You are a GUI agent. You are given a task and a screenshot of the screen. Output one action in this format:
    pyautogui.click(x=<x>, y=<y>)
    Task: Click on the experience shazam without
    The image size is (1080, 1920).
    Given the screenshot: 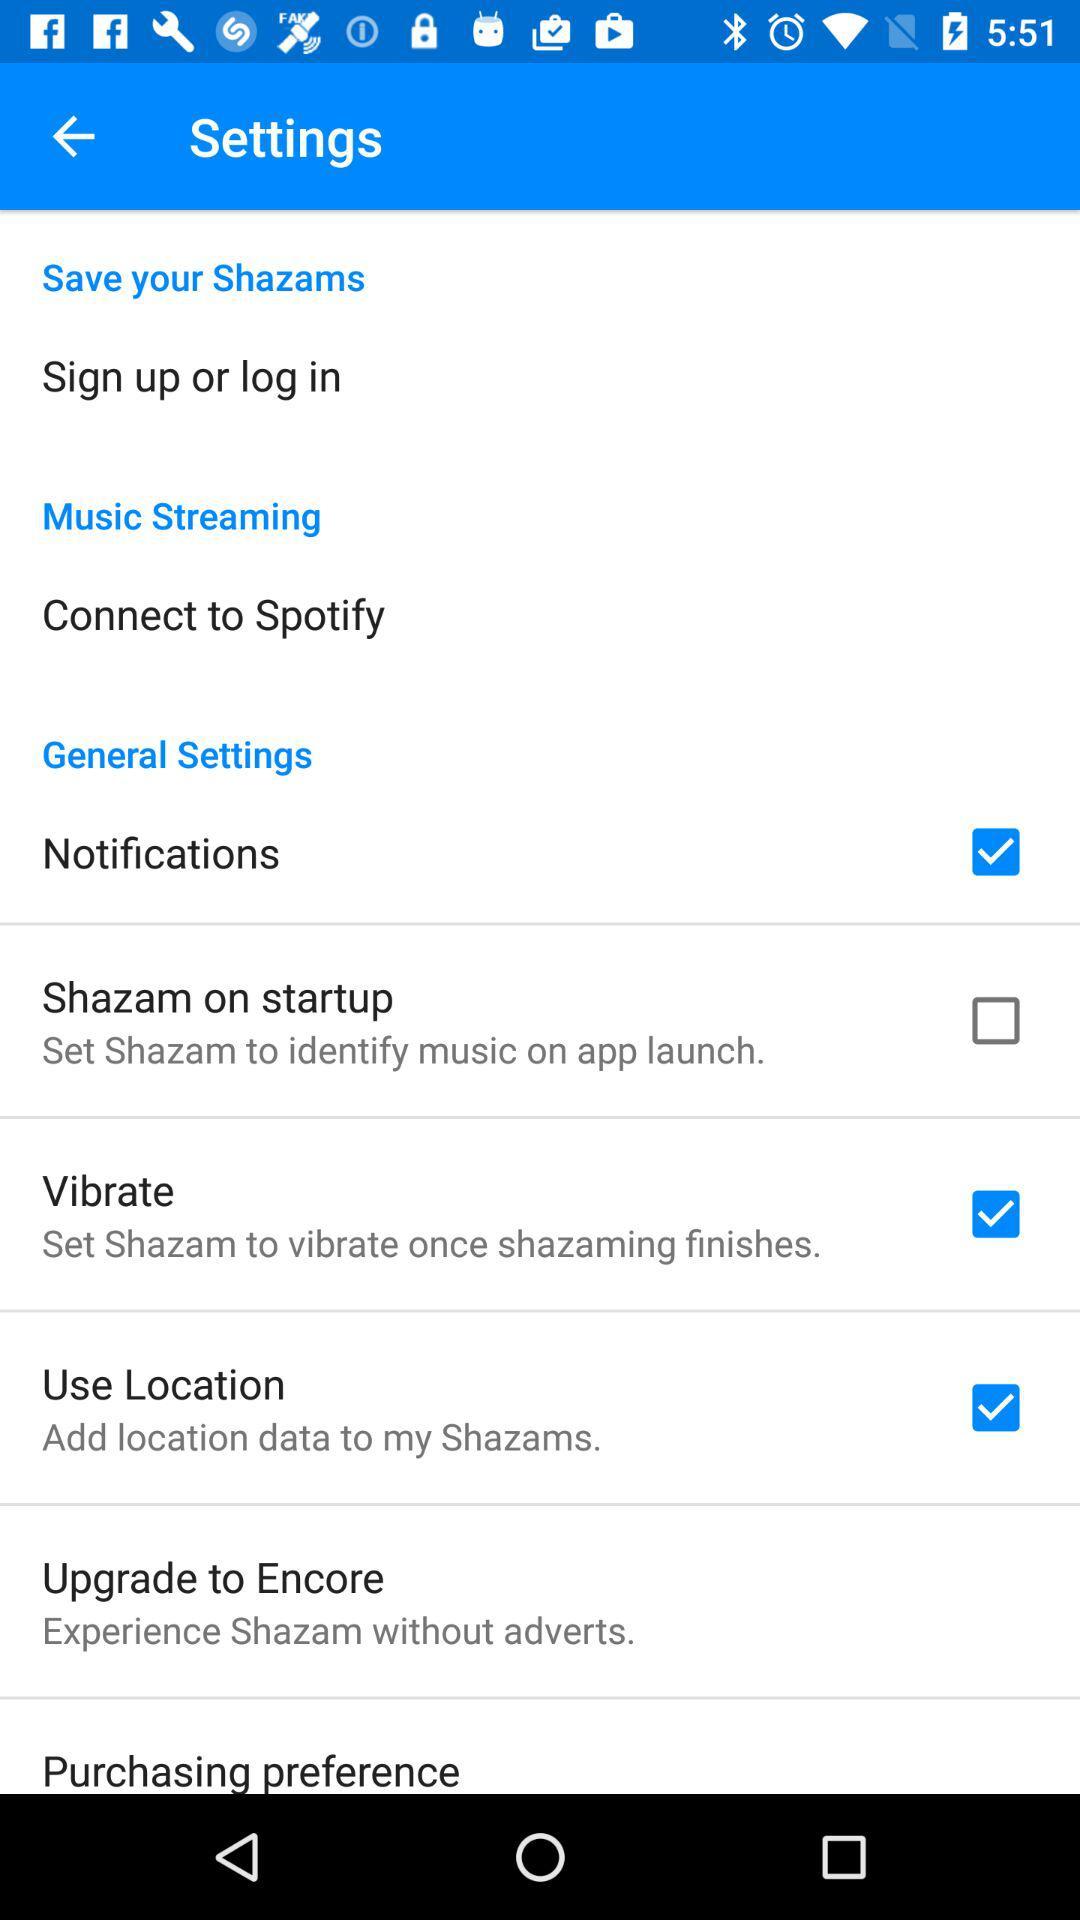 What is the action you would take?
    pyautogui.click(x=338, y=1629)
    